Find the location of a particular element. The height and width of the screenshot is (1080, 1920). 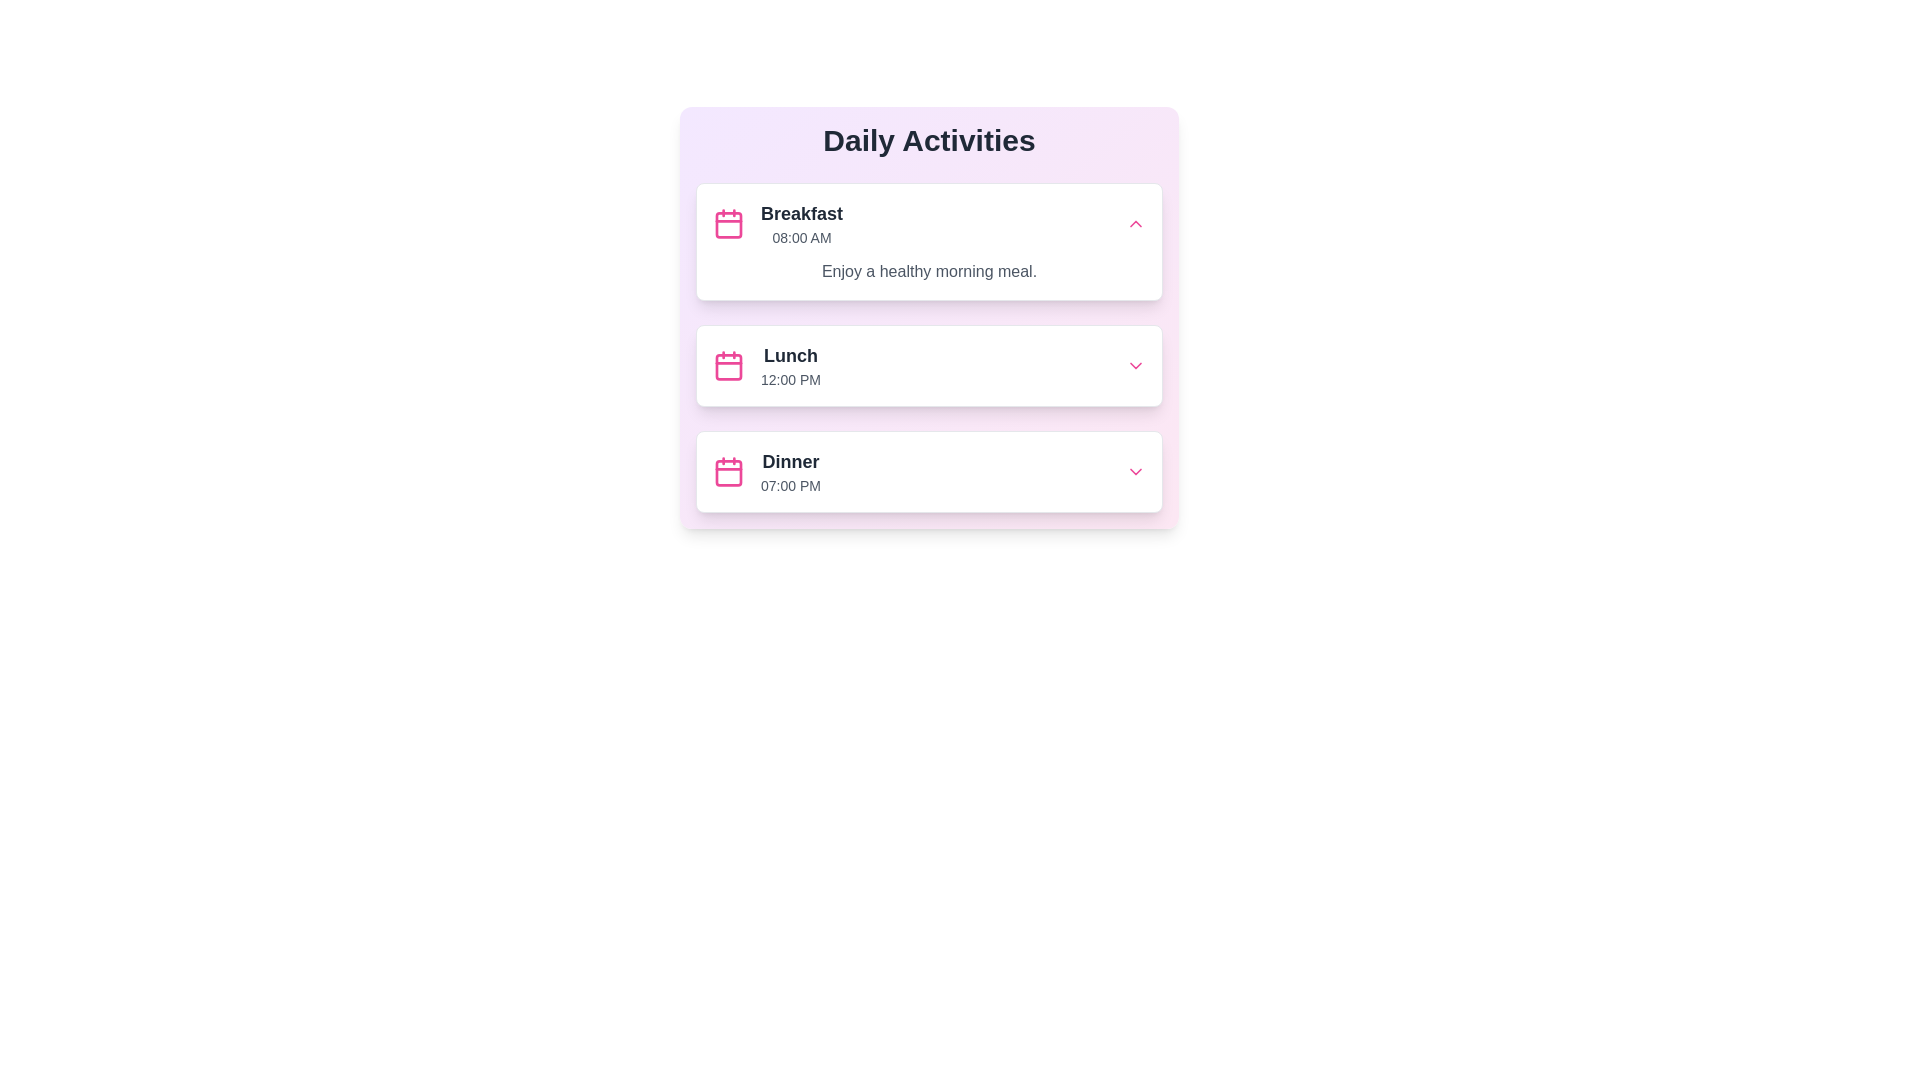

displayed time from the text label showing '08:00 AM' in gray font, positioned beneath the bold 'Breakfast' label within the activity card is located at coordinates (801, 237).